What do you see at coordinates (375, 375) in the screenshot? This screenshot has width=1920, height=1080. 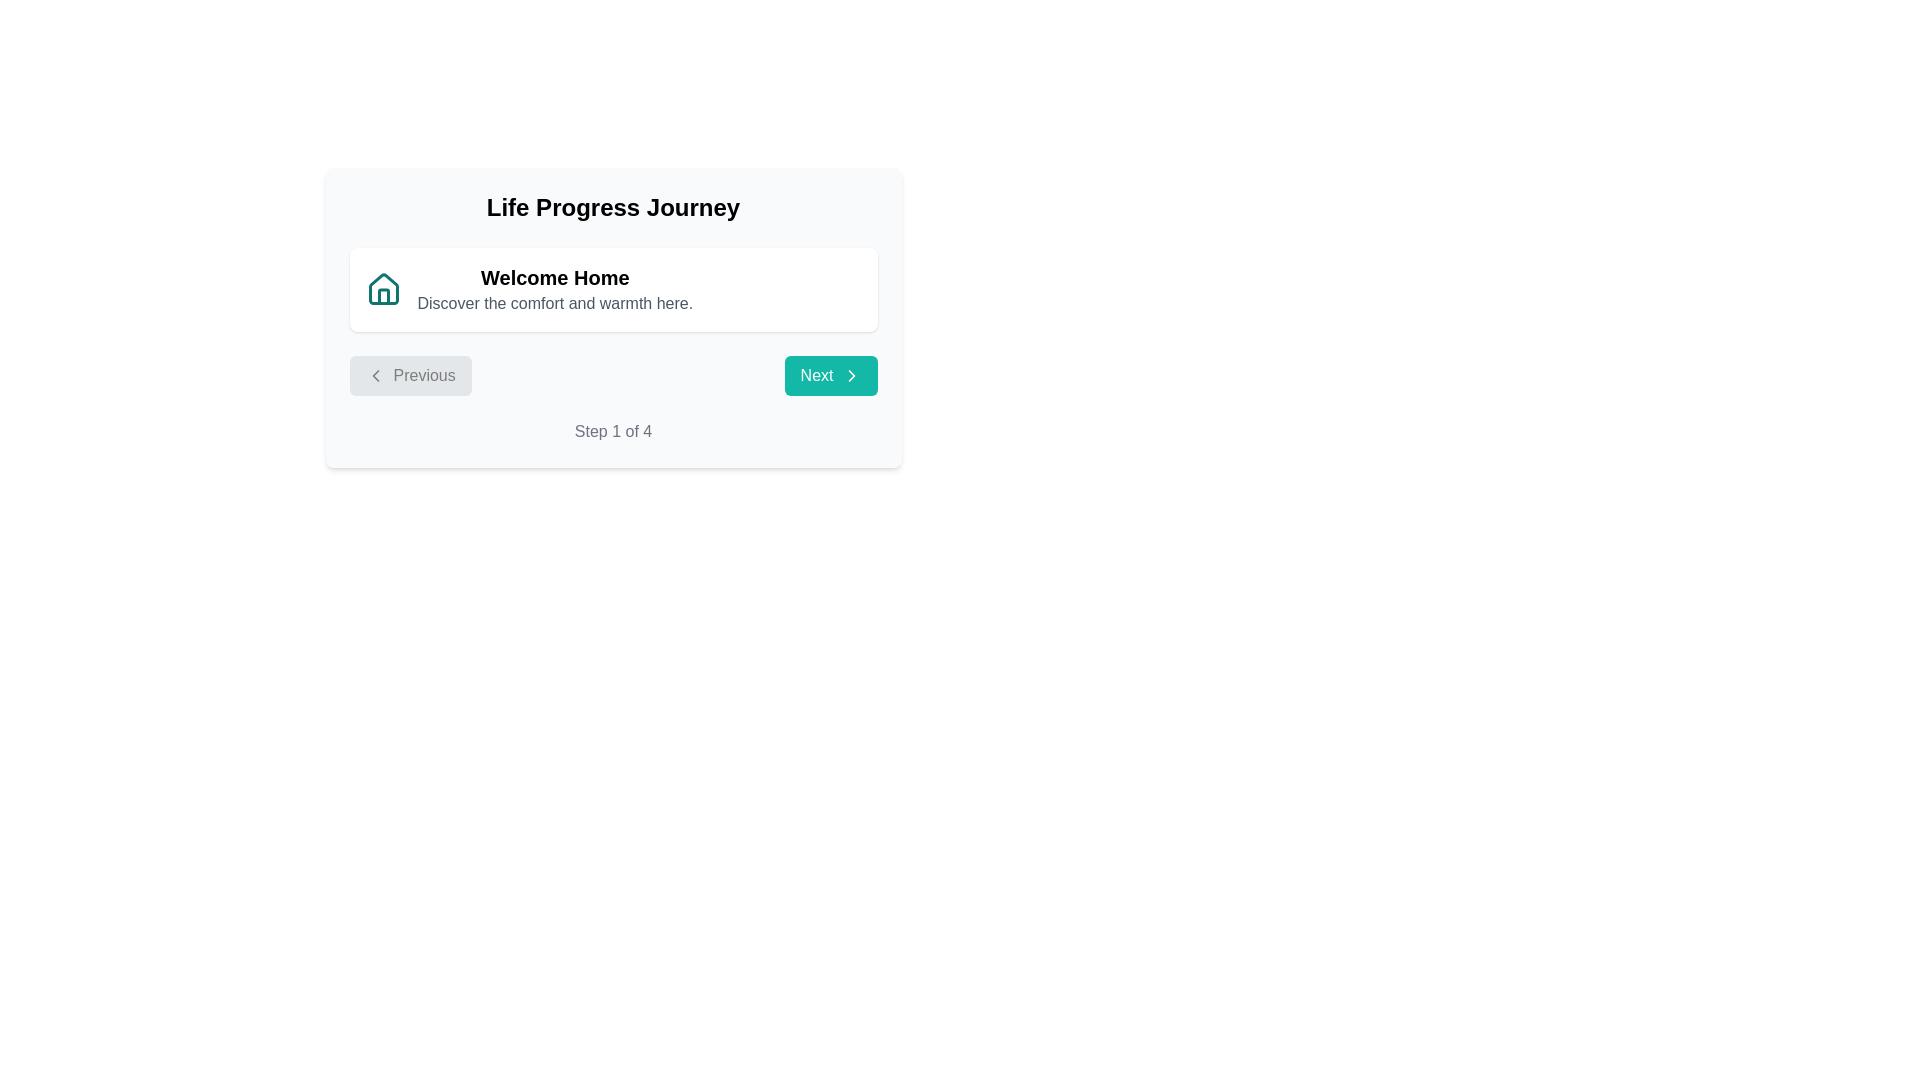 I see `the left-pointing chevron arrow icon in the 'Previous' button, which is visually styled with a gray color and slight rounded line cap, located towards the bottom of the central card-like interface` at bounding box center [375, 375].